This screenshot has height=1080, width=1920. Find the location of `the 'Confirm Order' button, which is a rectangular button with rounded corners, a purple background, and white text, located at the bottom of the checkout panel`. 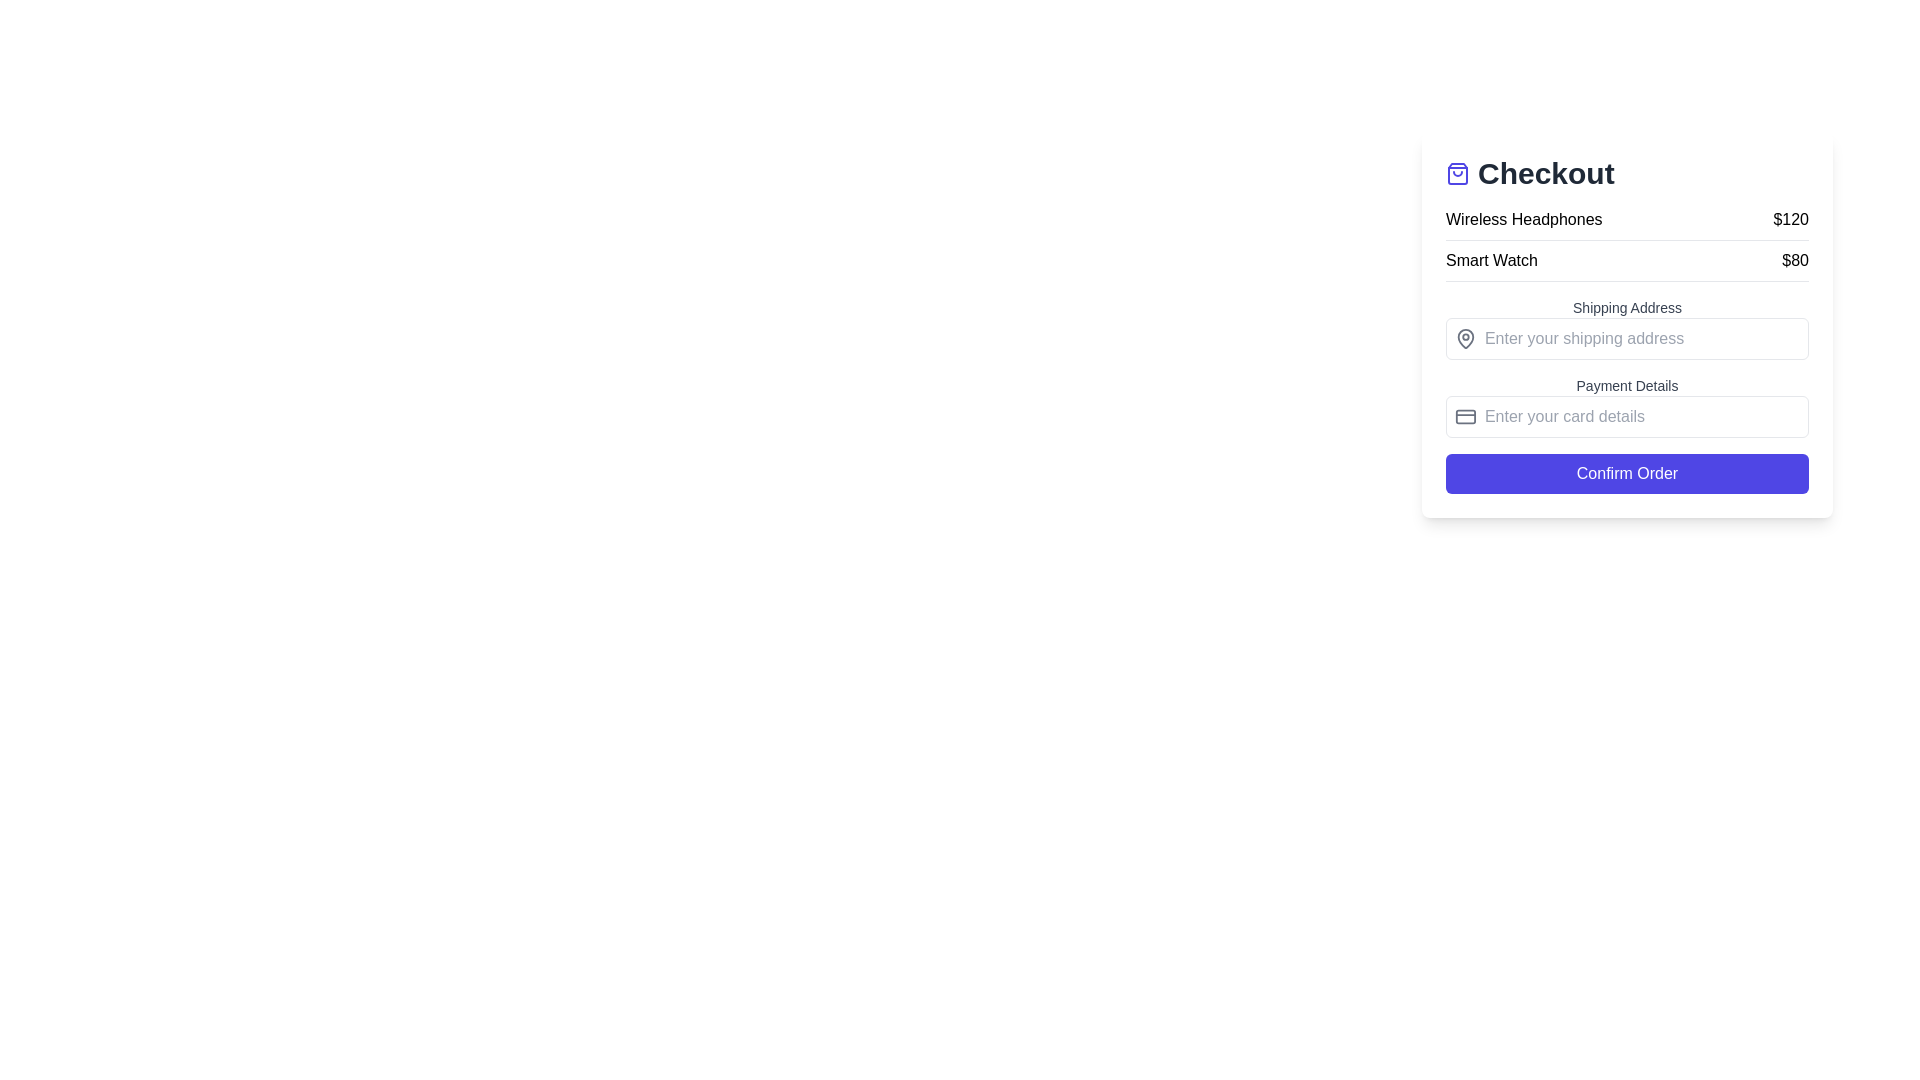

the 'Confirm Order' button, which is a rectangular button with rounded corners, a purple background, and white text, located at the bottom of the checkout panel is located at coordinates (1627, 474).